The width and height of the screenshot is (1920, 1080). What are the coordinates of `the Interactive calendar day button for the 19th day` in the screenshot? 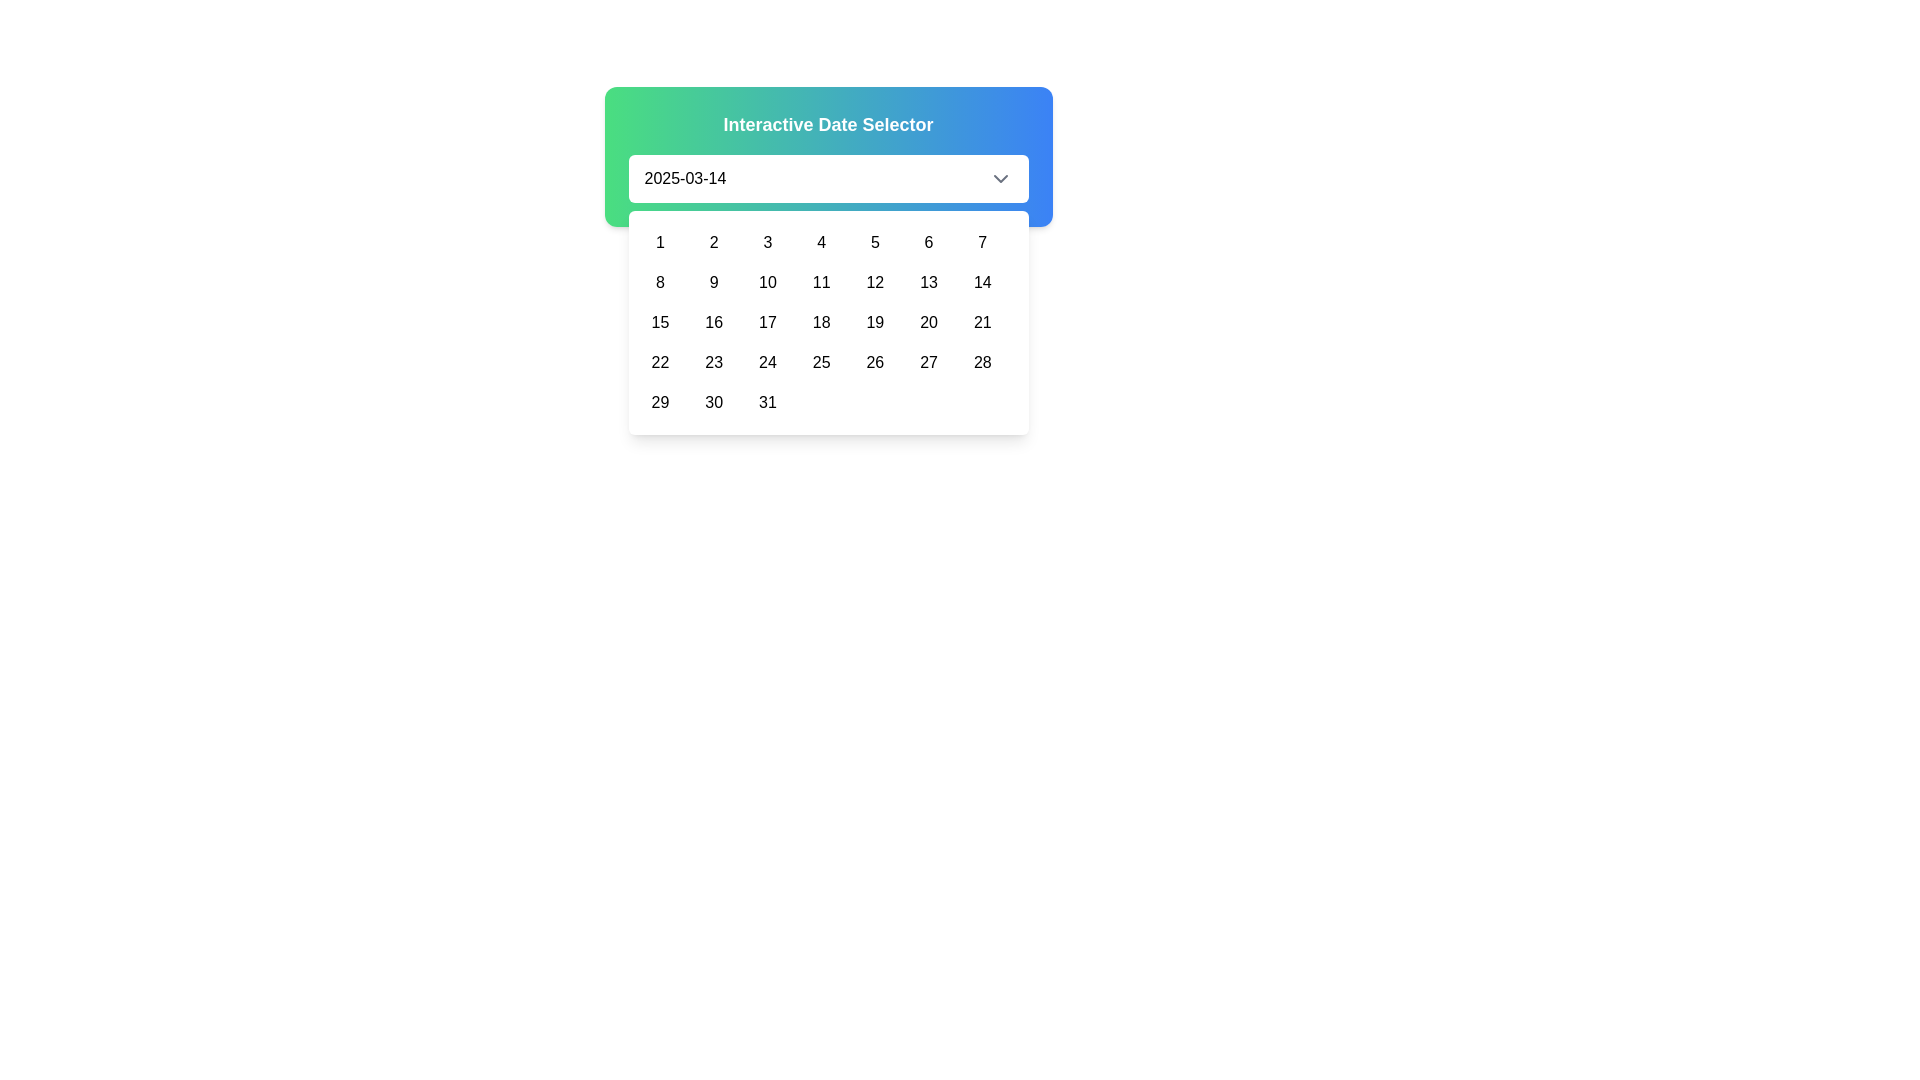 It's located at (875, 322).